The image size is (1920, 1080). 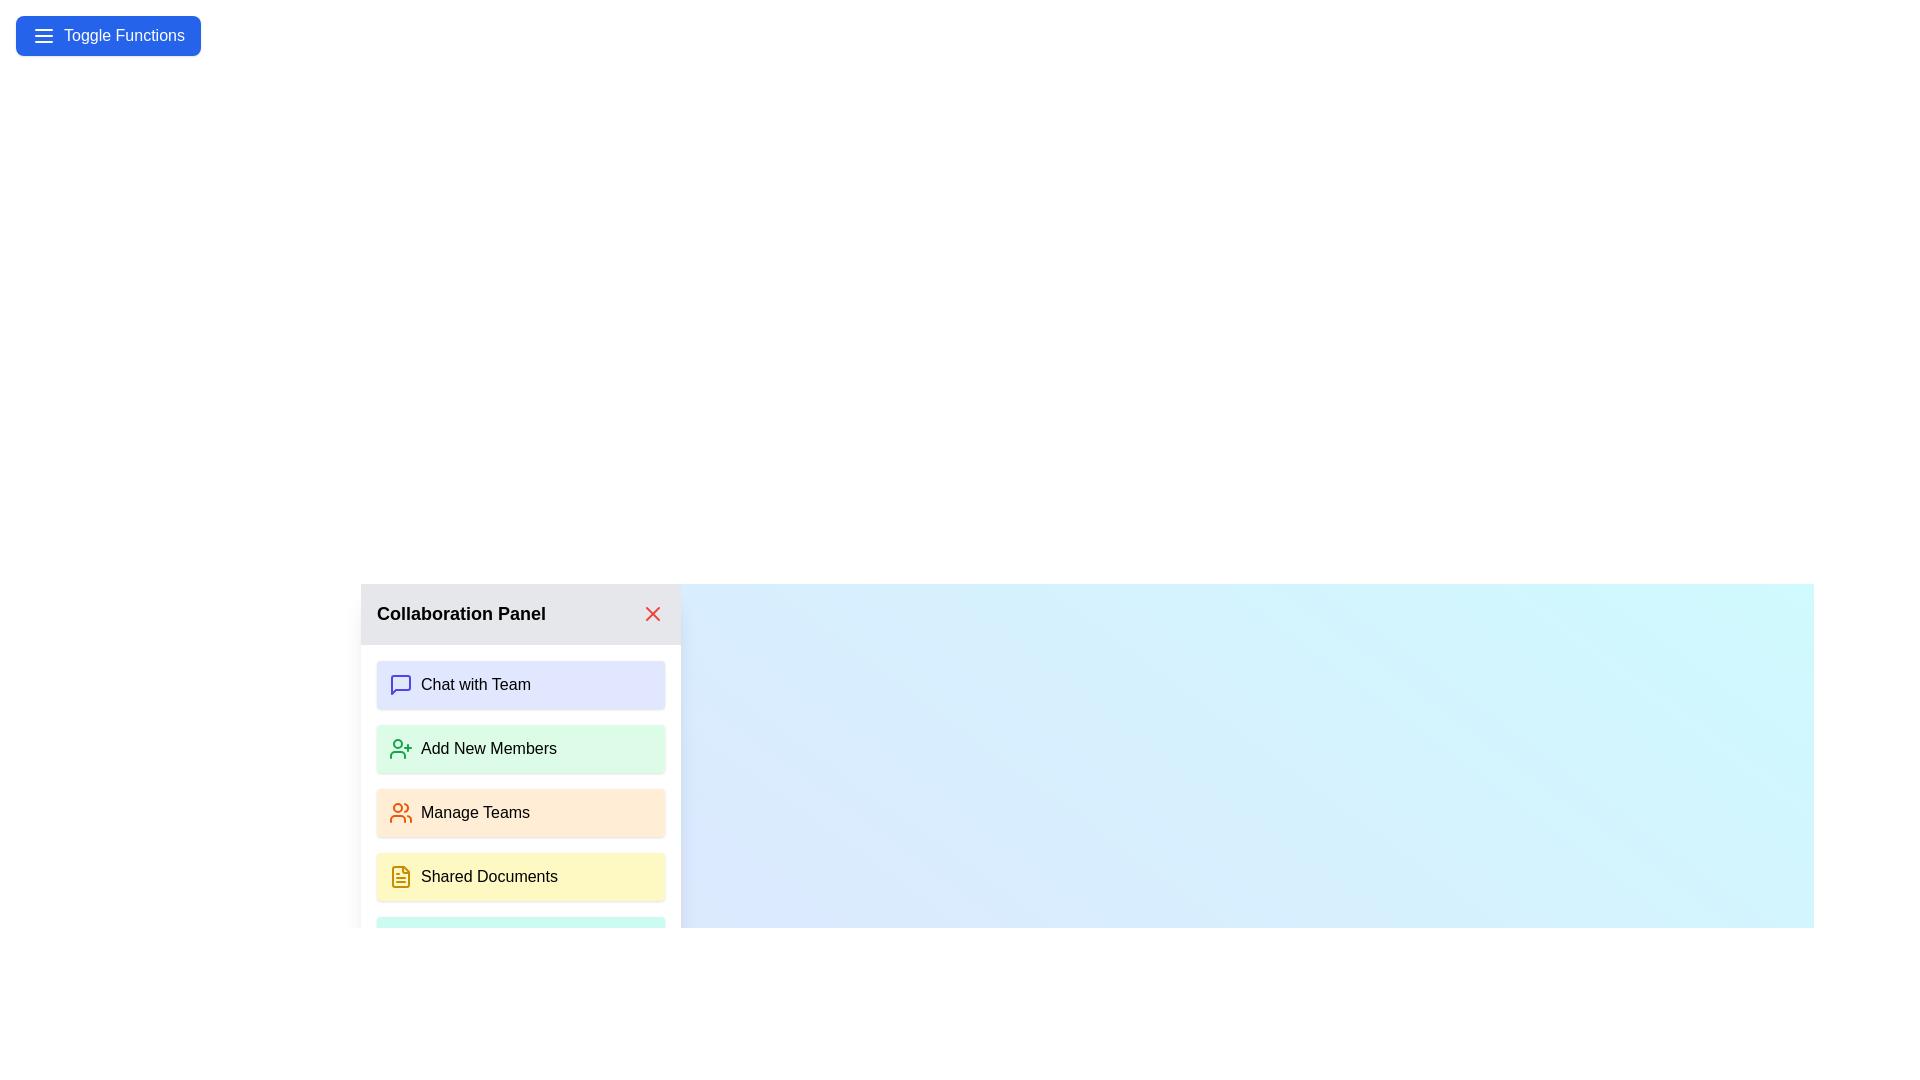 What do you see at coordinates (521, 813) in the screenshot?
I see `the 'Manage Teams' button, which is a rectangular button with a light orange background and an icon of two stylized user silhouettes in orange color, located in the 'Collaboration Panel' just below the 'Add New Members' button` at bounding box center [521, 813].